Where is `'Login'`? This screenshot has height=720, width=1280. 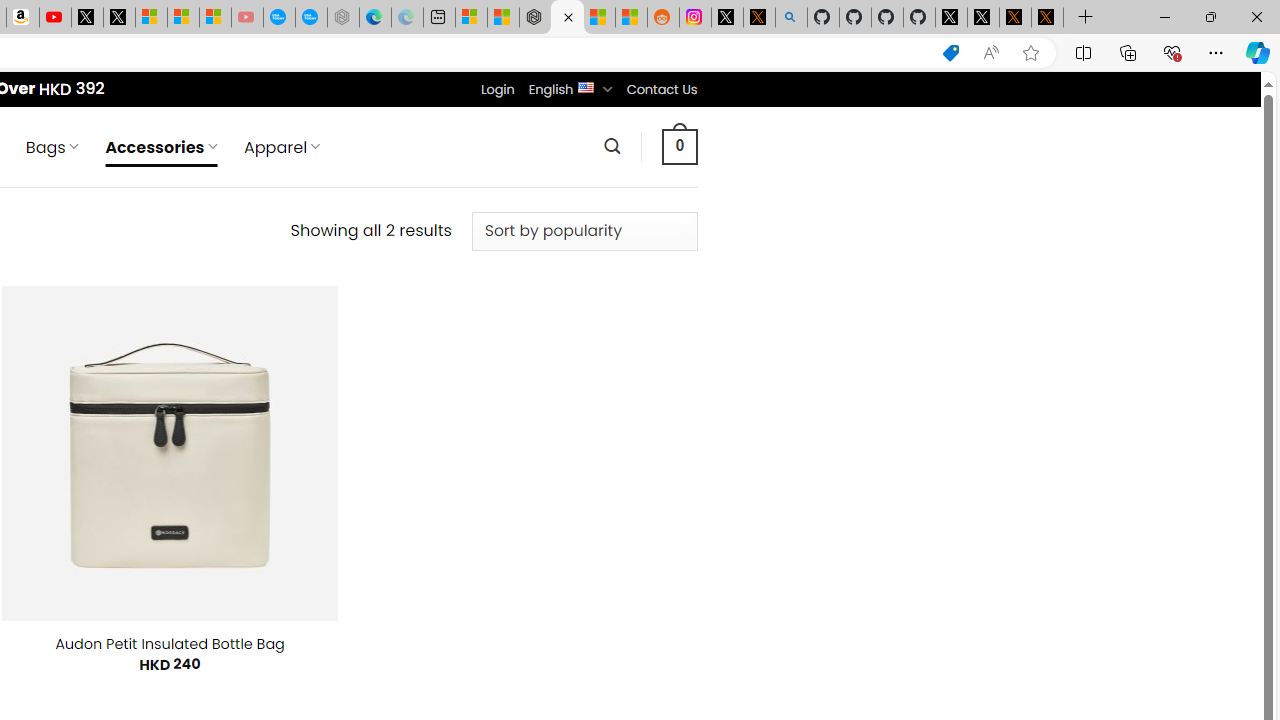 'Login' is located at coordinates (497, 88).